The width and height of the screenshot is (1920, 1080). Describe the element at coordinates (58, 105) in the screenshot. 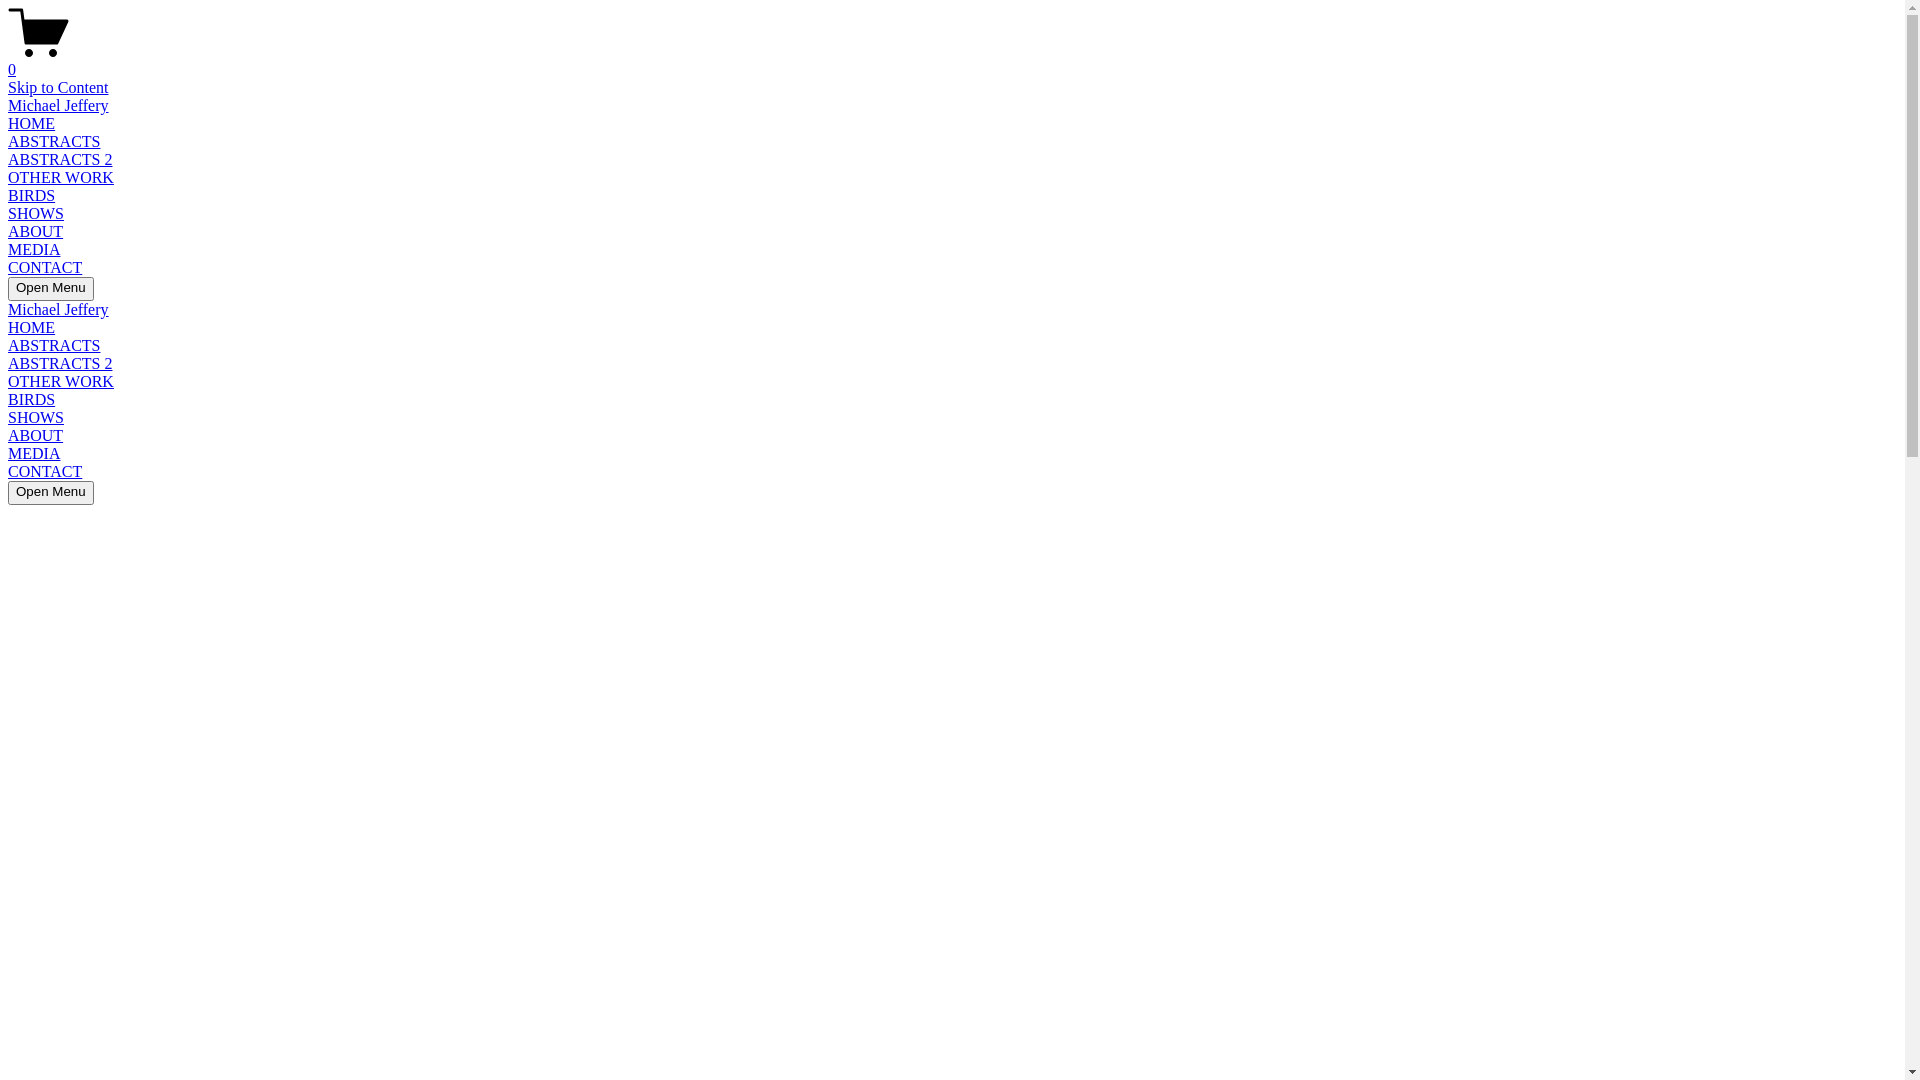

I see `'Michael Jeffery'` at that location.